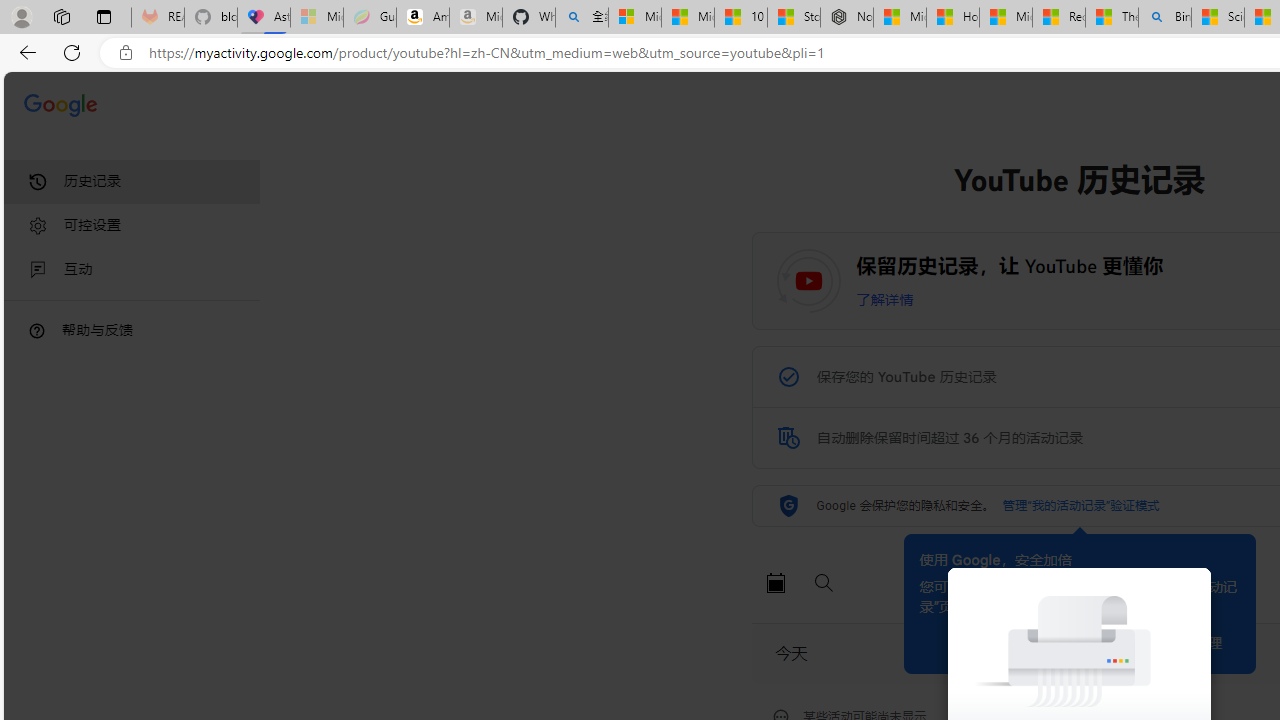 The image size is (1280, 720). What do you see at coordinates (263, 17) in the screenshot?
I see `'Asthma Inhalers: Names and Types'` at bounding box center [263, 17].